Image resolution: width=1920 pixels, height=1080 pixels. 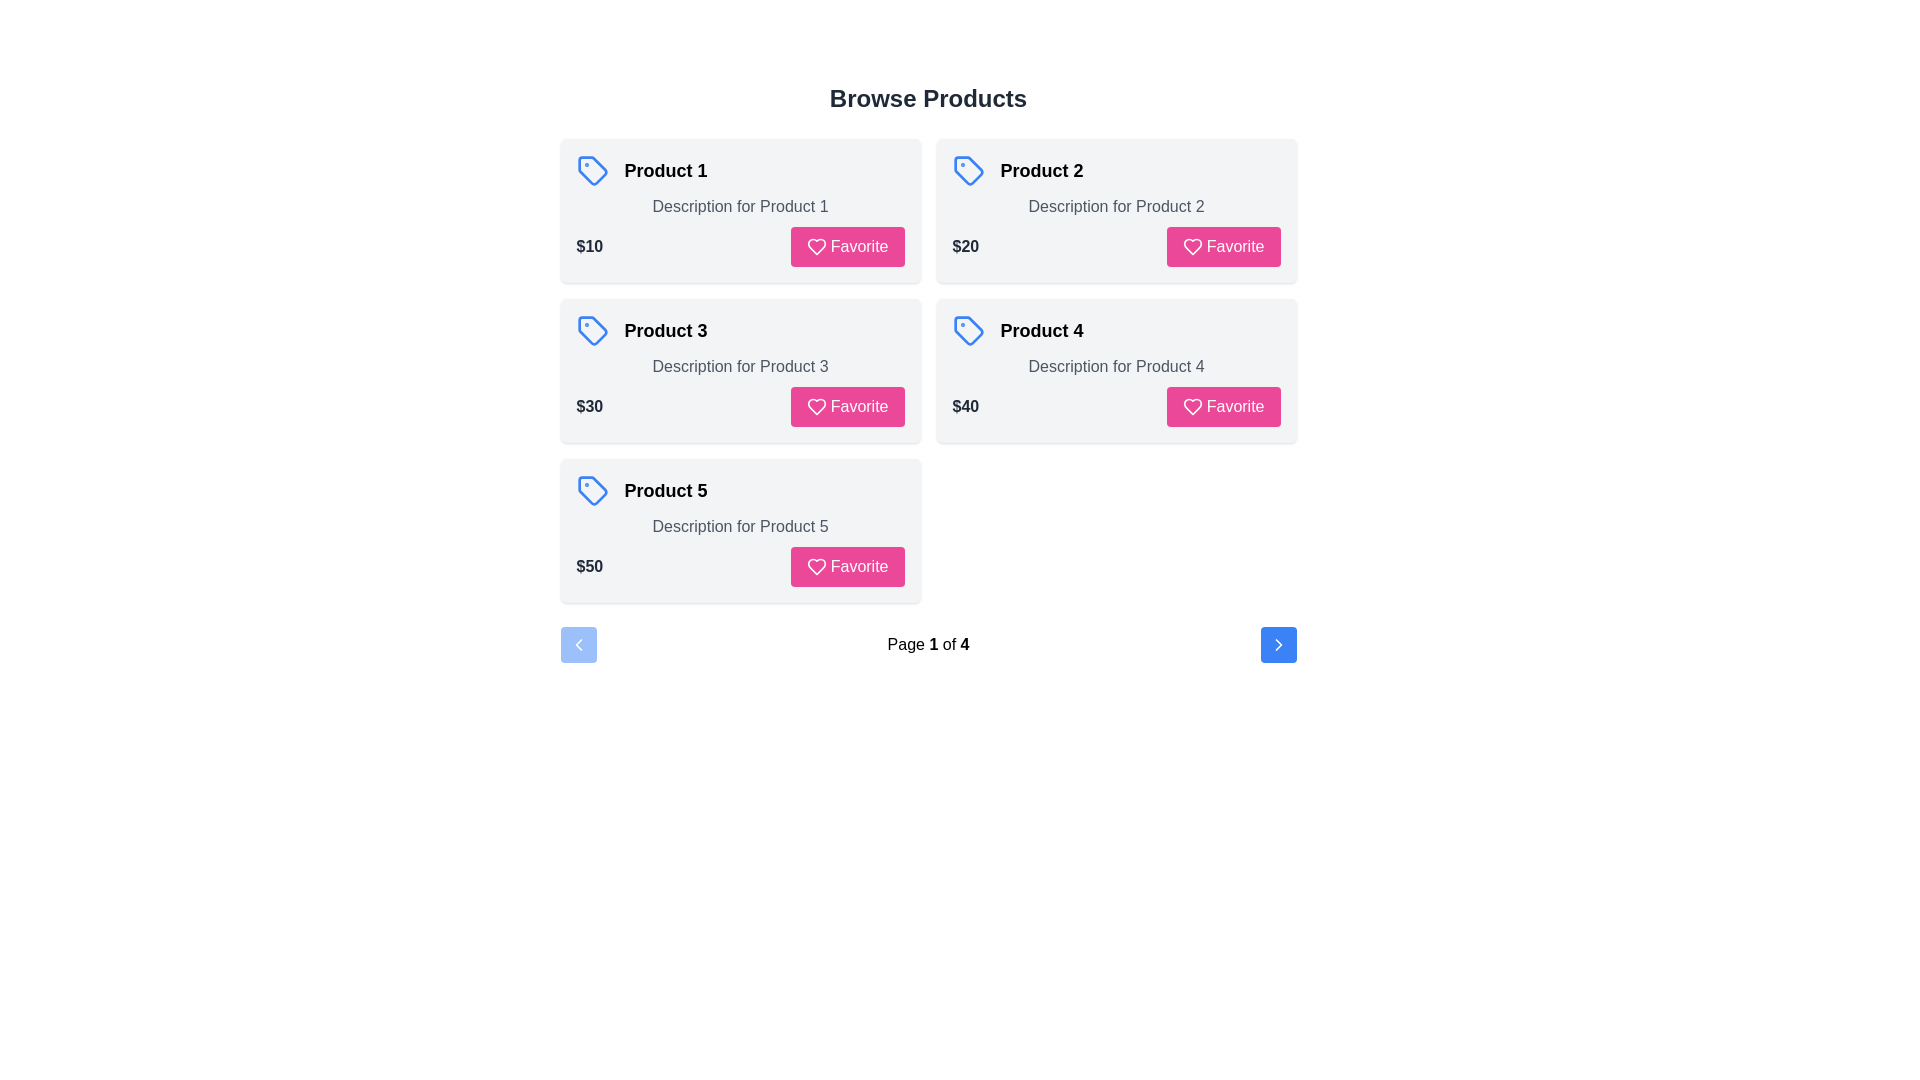 I want to click on the blue tag icon located, so click(x=591, y=490).